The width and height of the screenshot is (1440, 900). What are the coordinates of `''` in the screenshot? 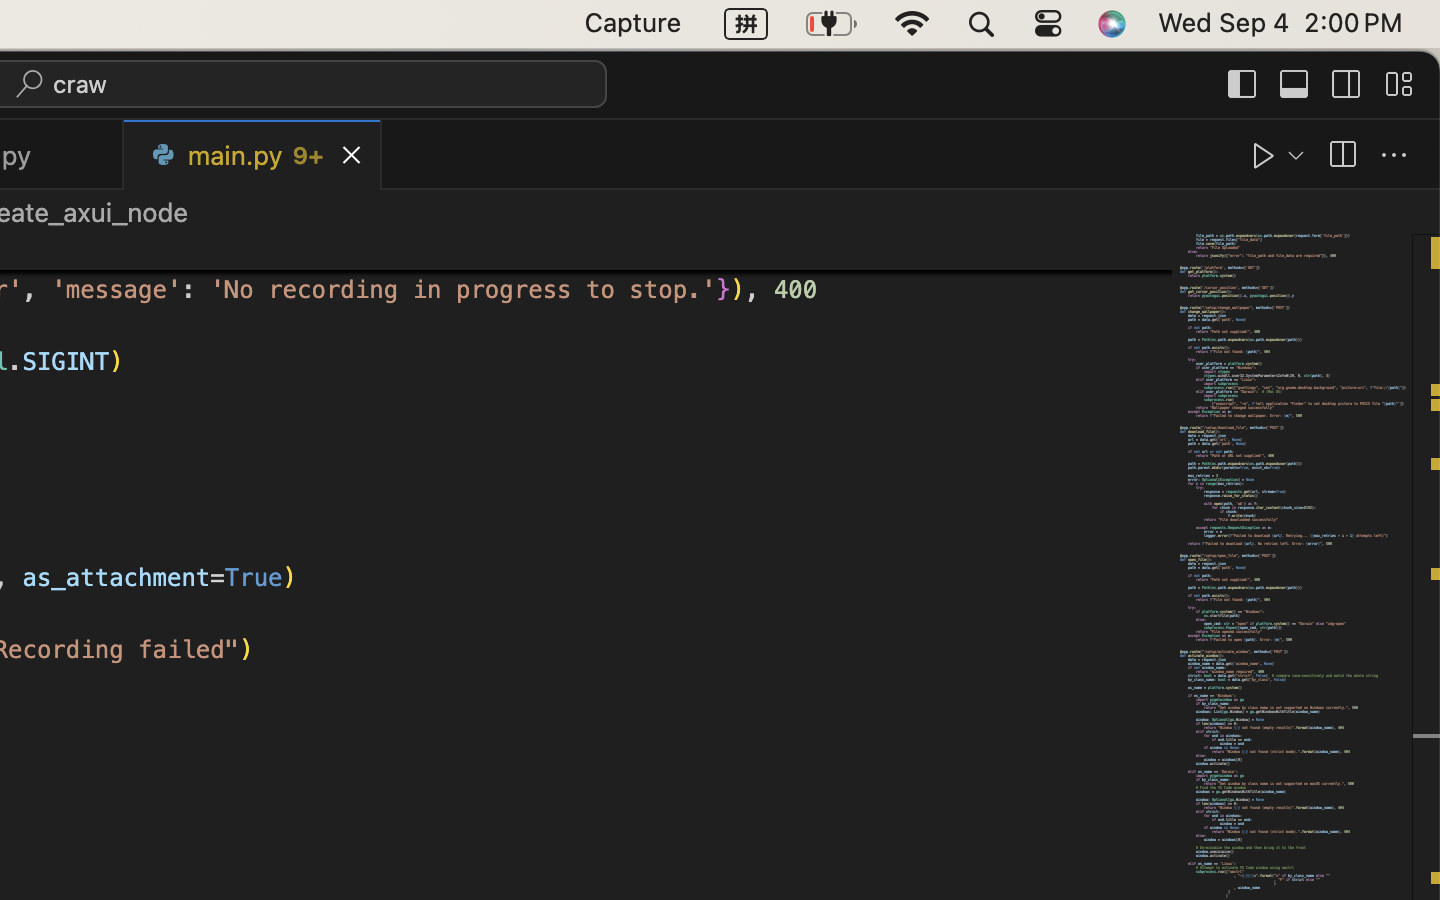 It's located at (1345, 82).